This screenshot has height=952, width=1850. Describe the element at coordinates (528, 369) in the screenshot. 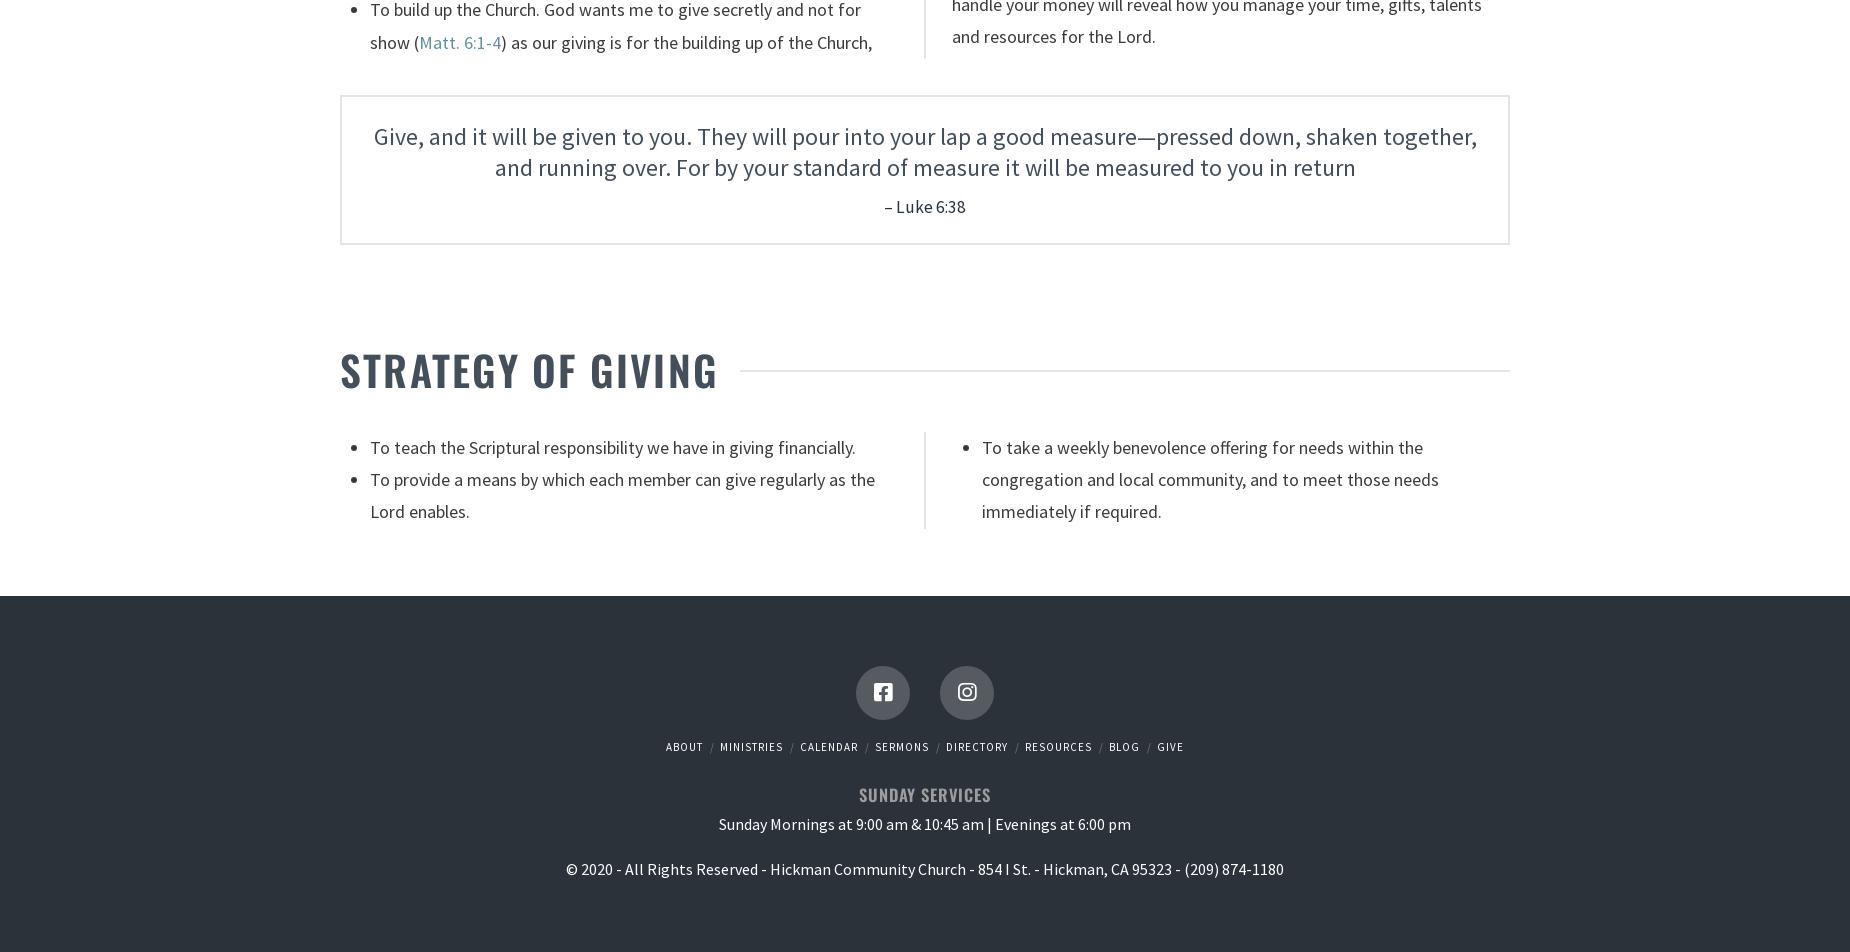

I see `'STRATEGY of Giving'` at that location.